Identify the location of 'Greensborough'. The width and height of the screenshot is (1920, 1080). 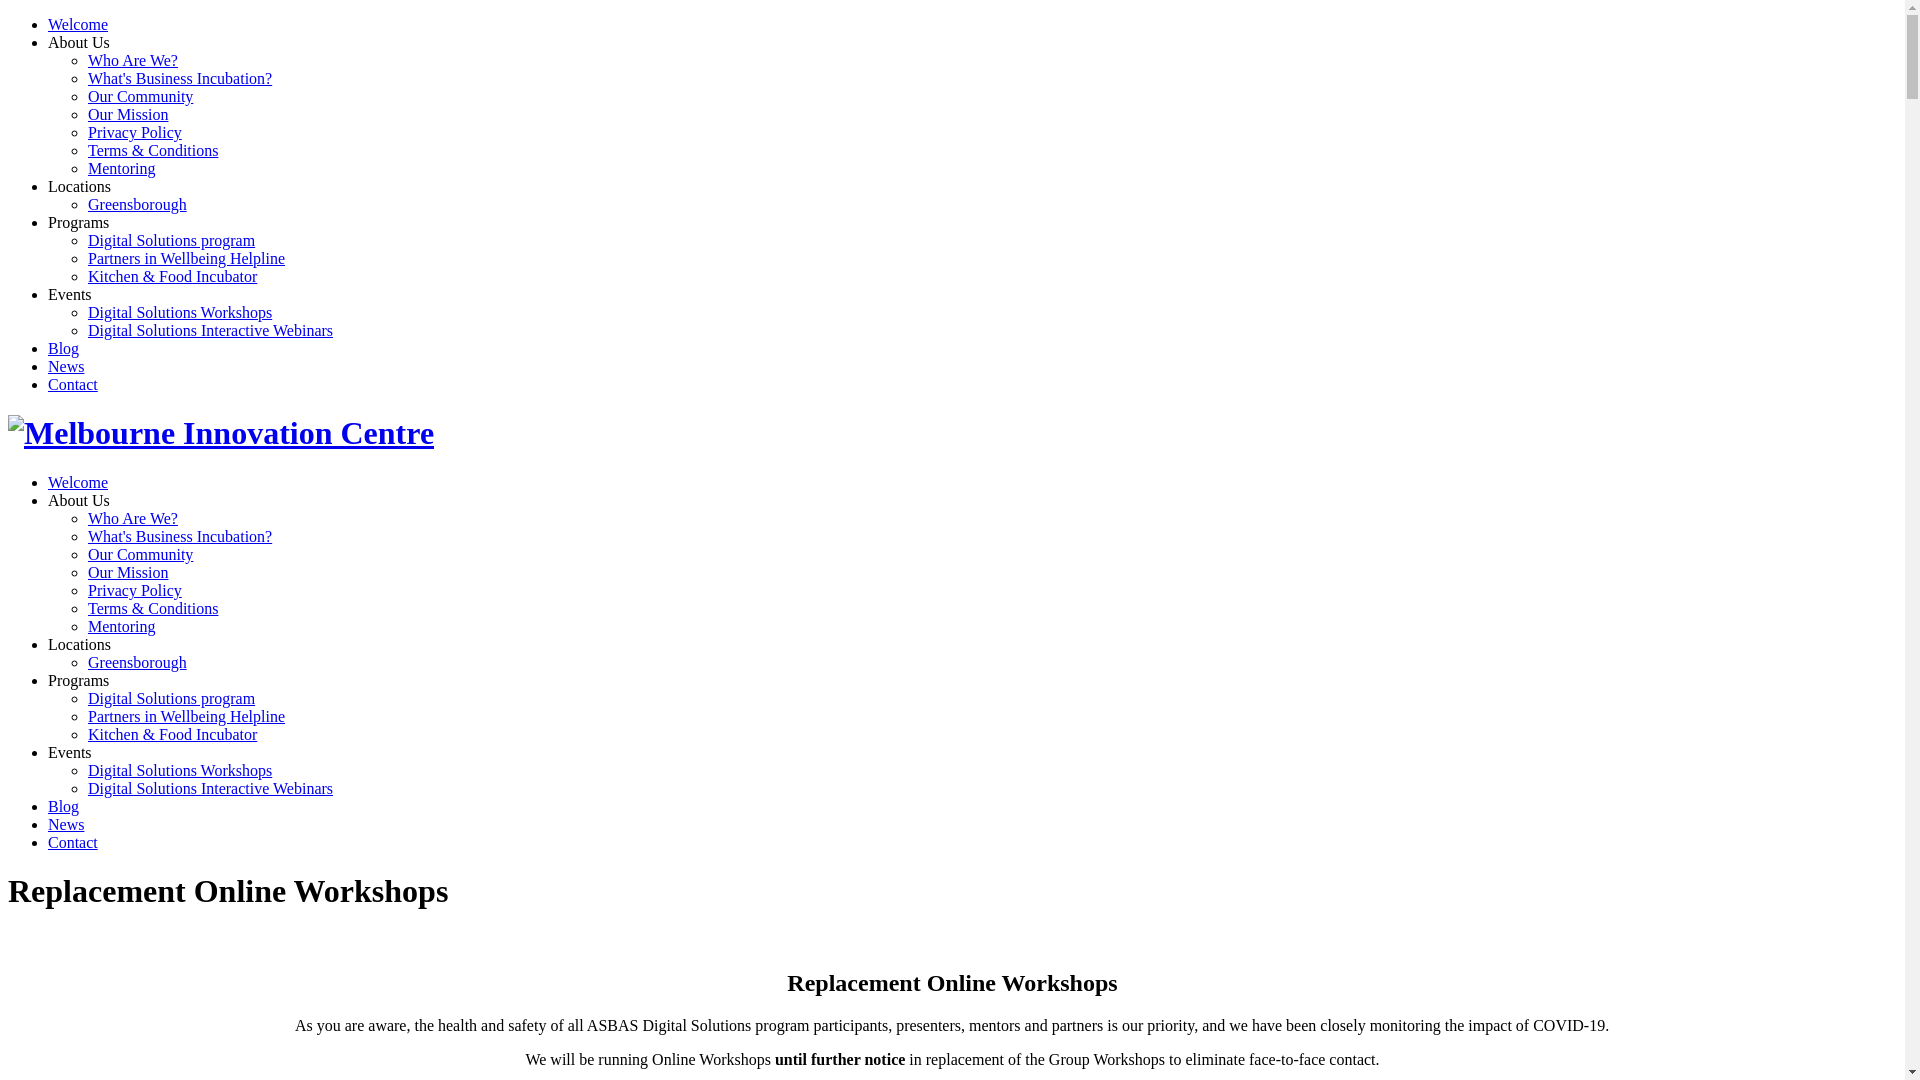
(136, 662).